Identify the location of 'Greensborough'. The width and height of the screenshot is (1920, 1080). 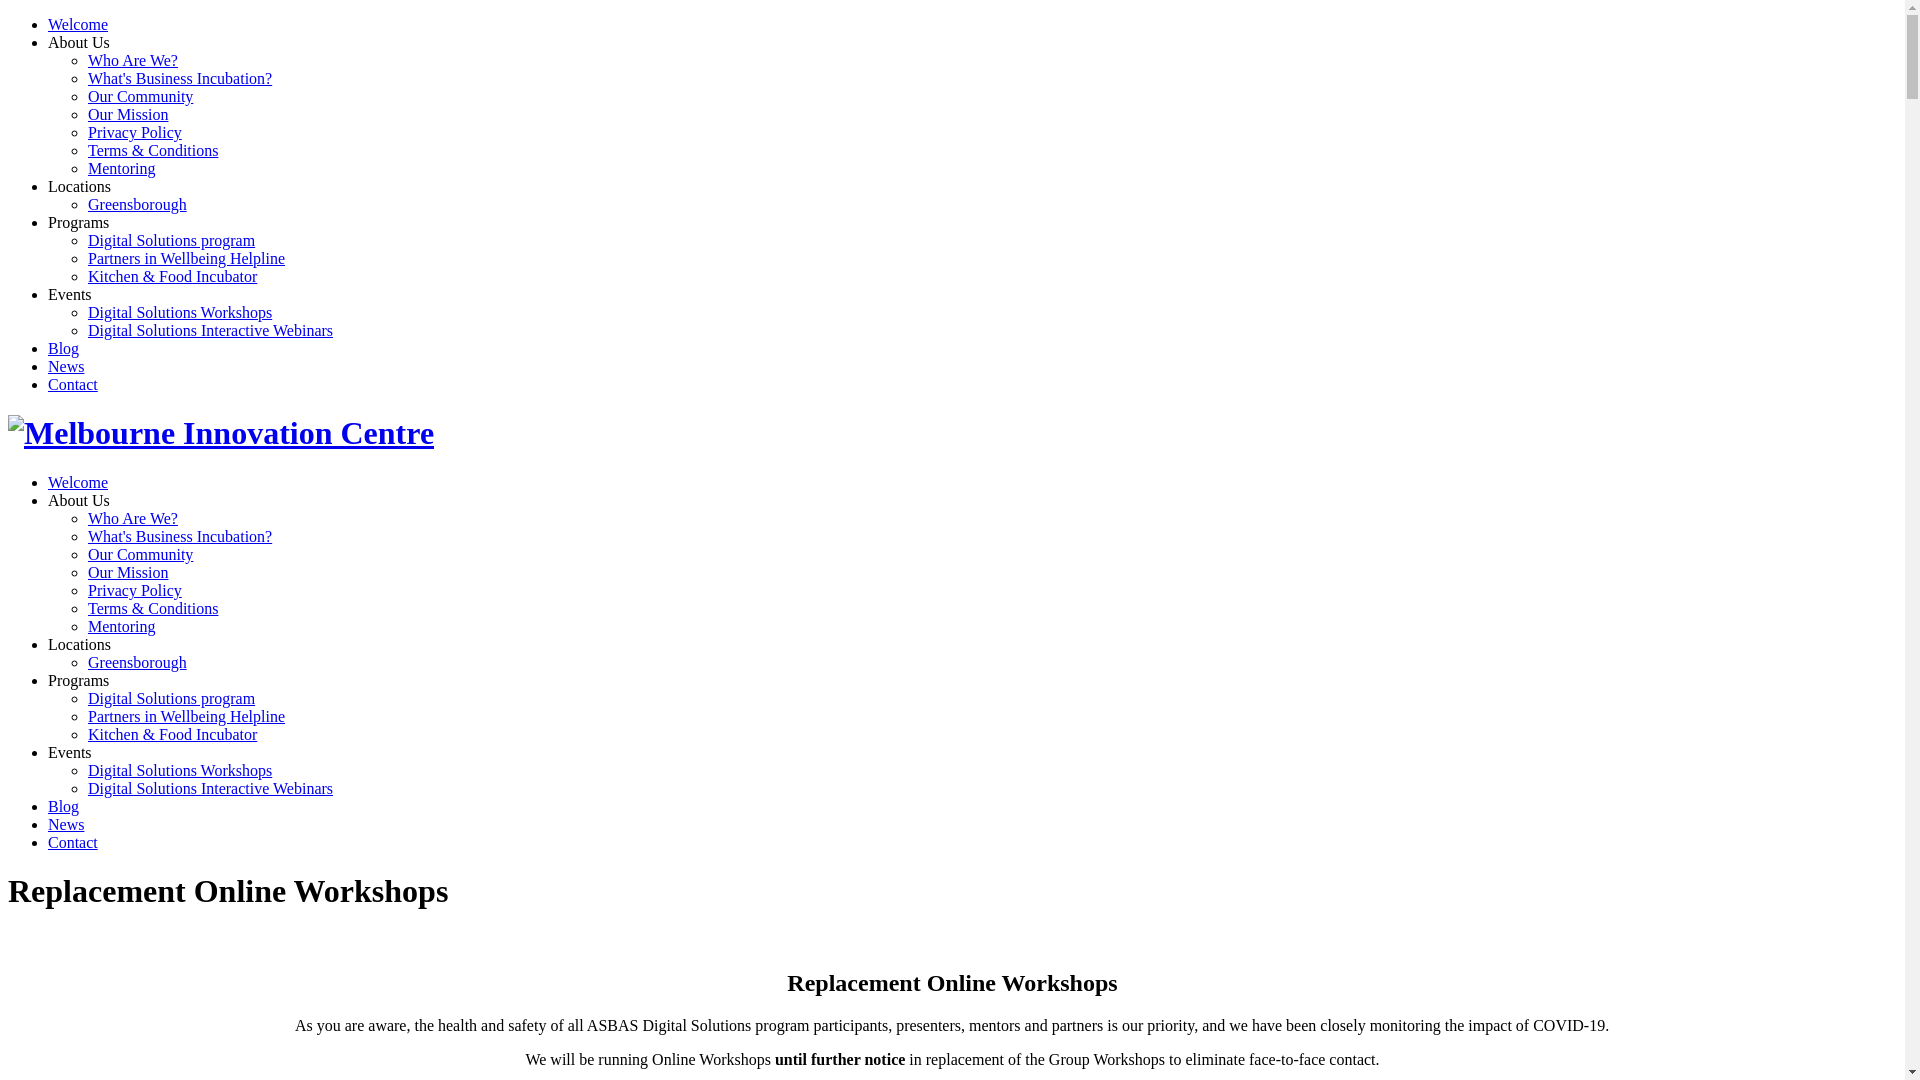
(136, 662).